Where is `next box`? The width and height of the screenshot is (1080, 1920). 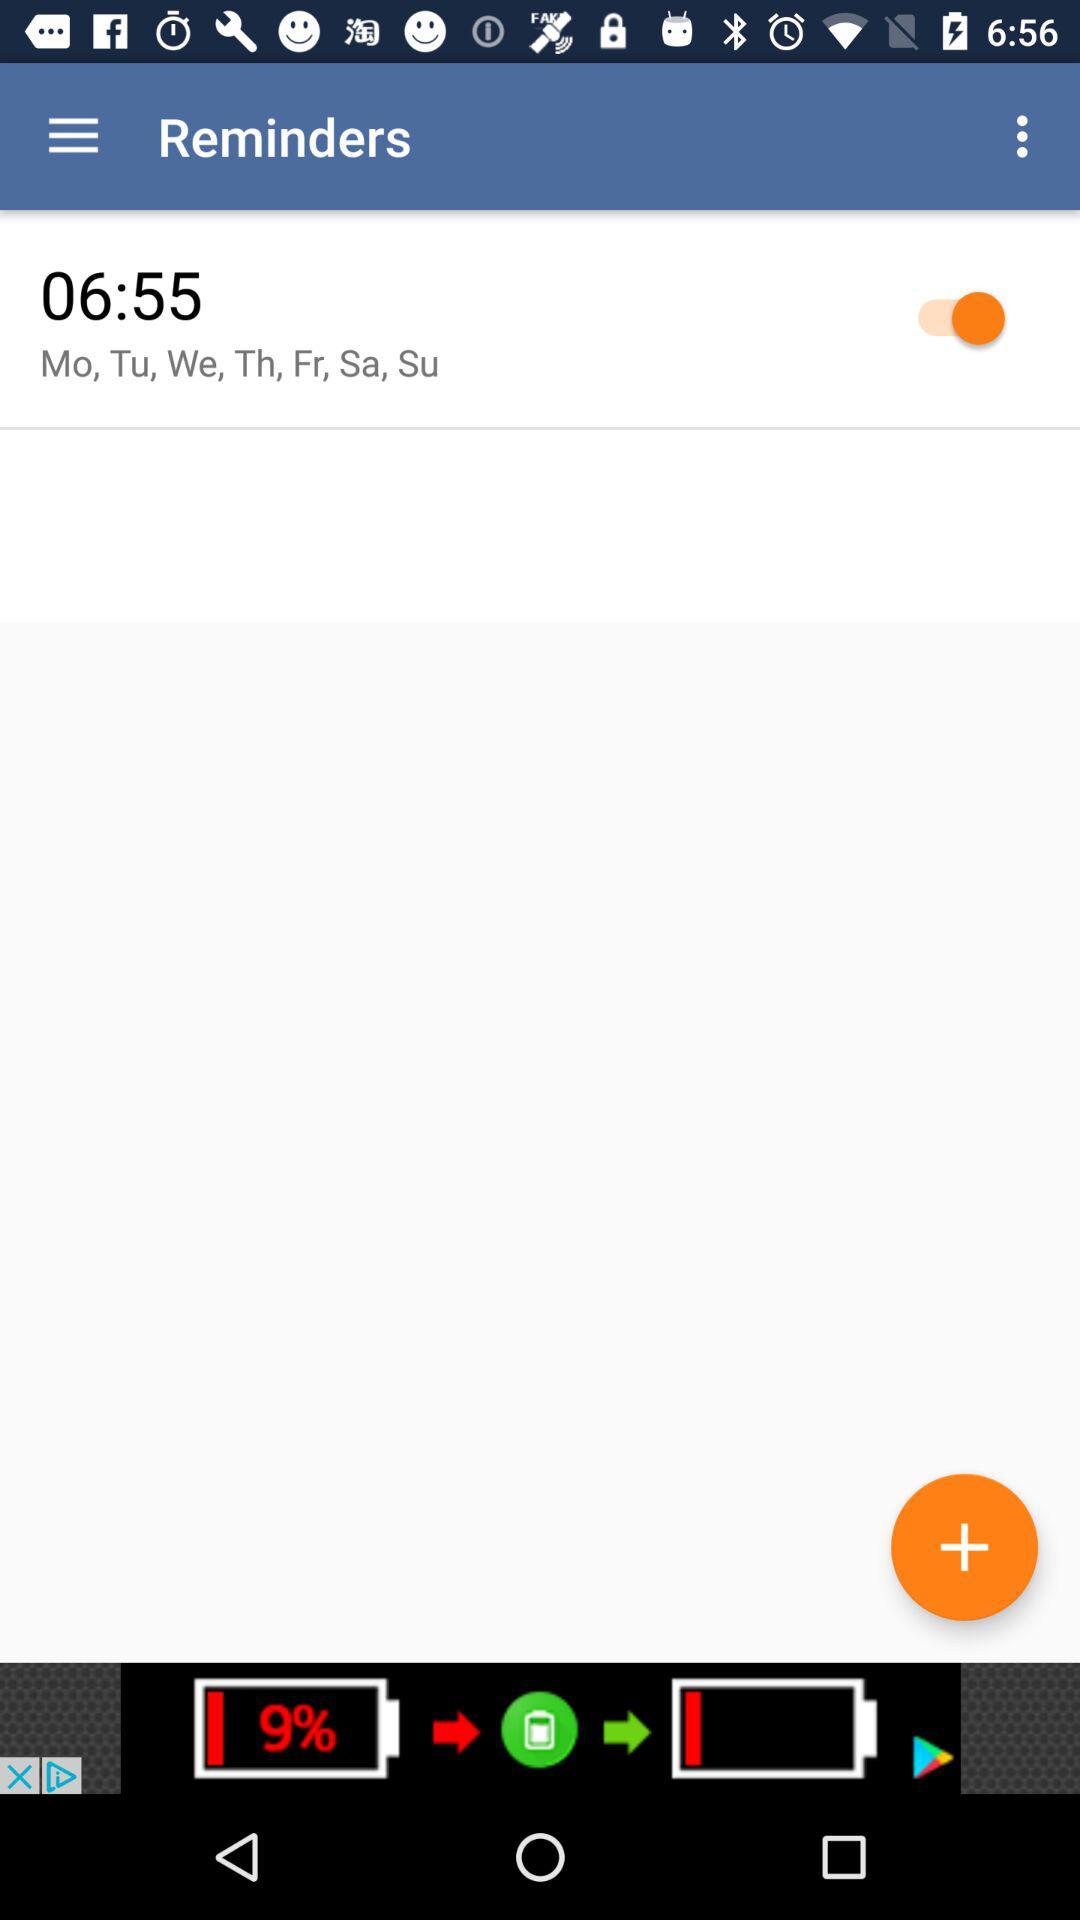
next box is located at coordinates (540, 1727).